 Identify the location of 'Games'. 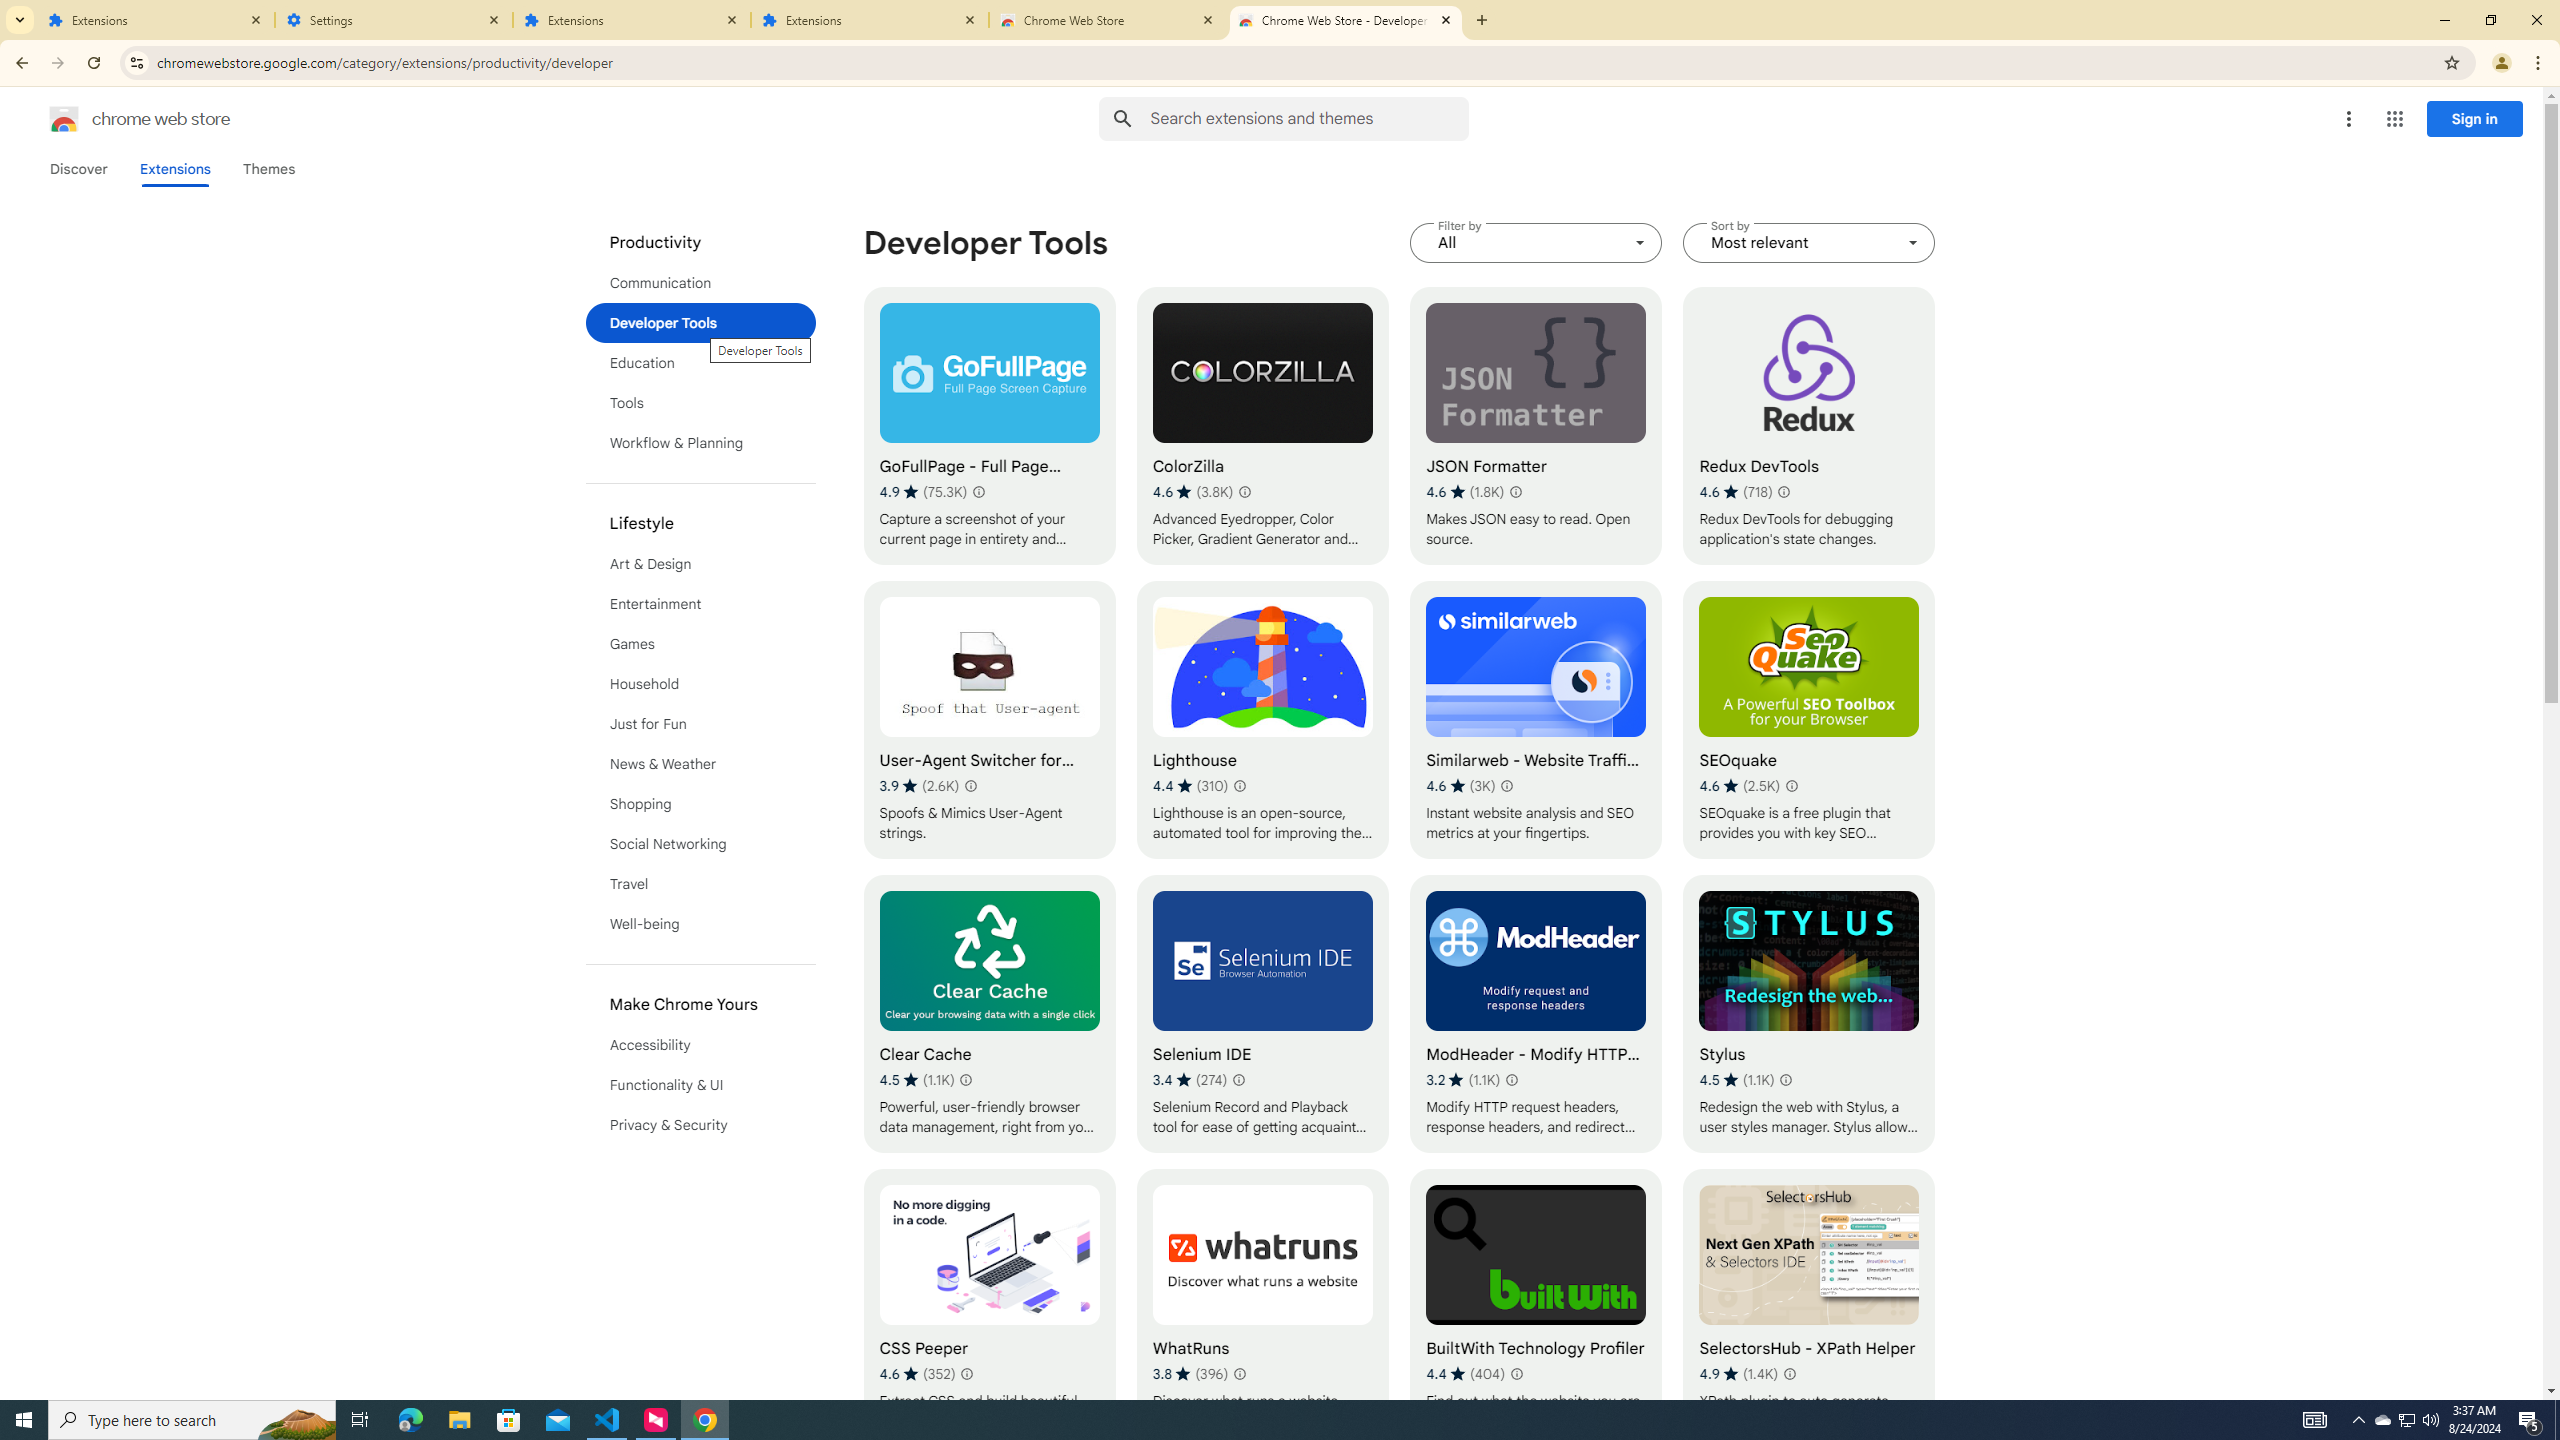
(701, 643).